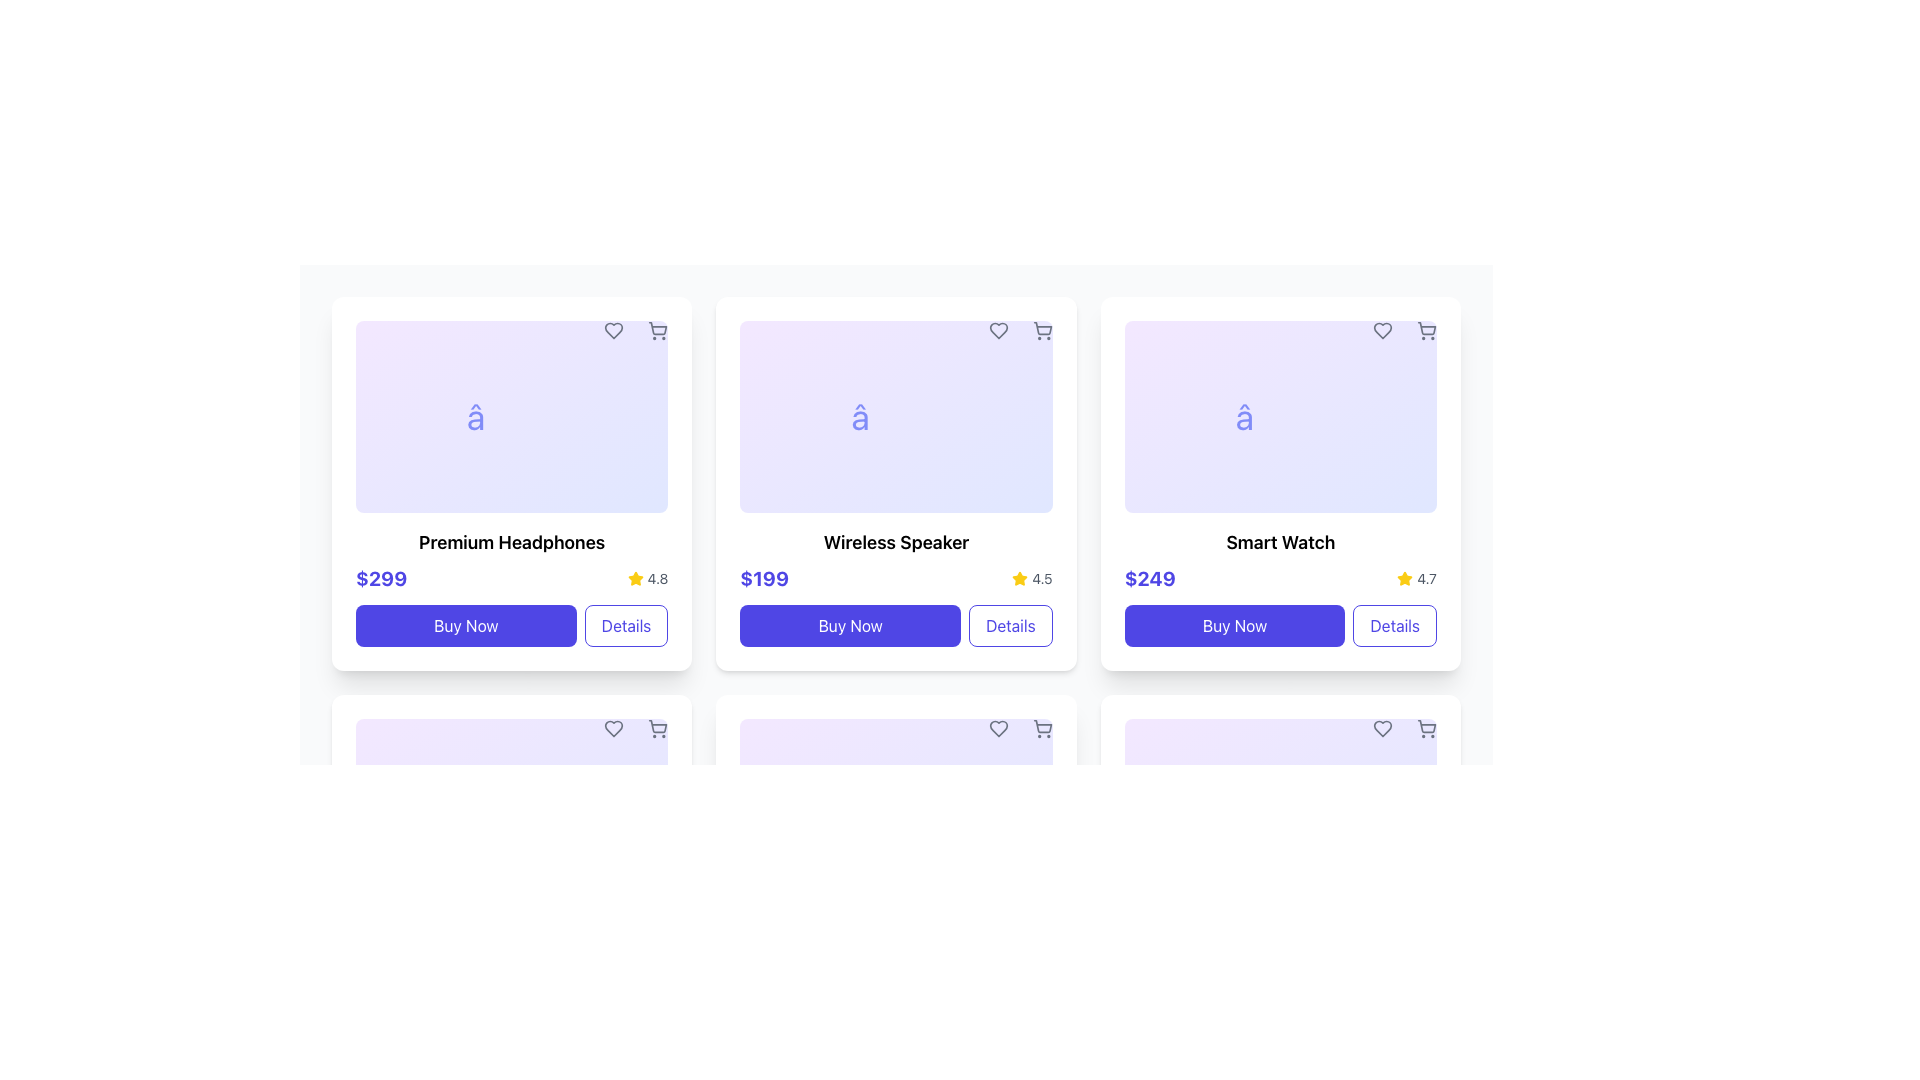  Describe the element at coordinates (1381, 330) in the screenshot. I see `the heart icon in the top-right corner of the 'Smart Watch' product card to favorite or unfavorite the item` at that location.